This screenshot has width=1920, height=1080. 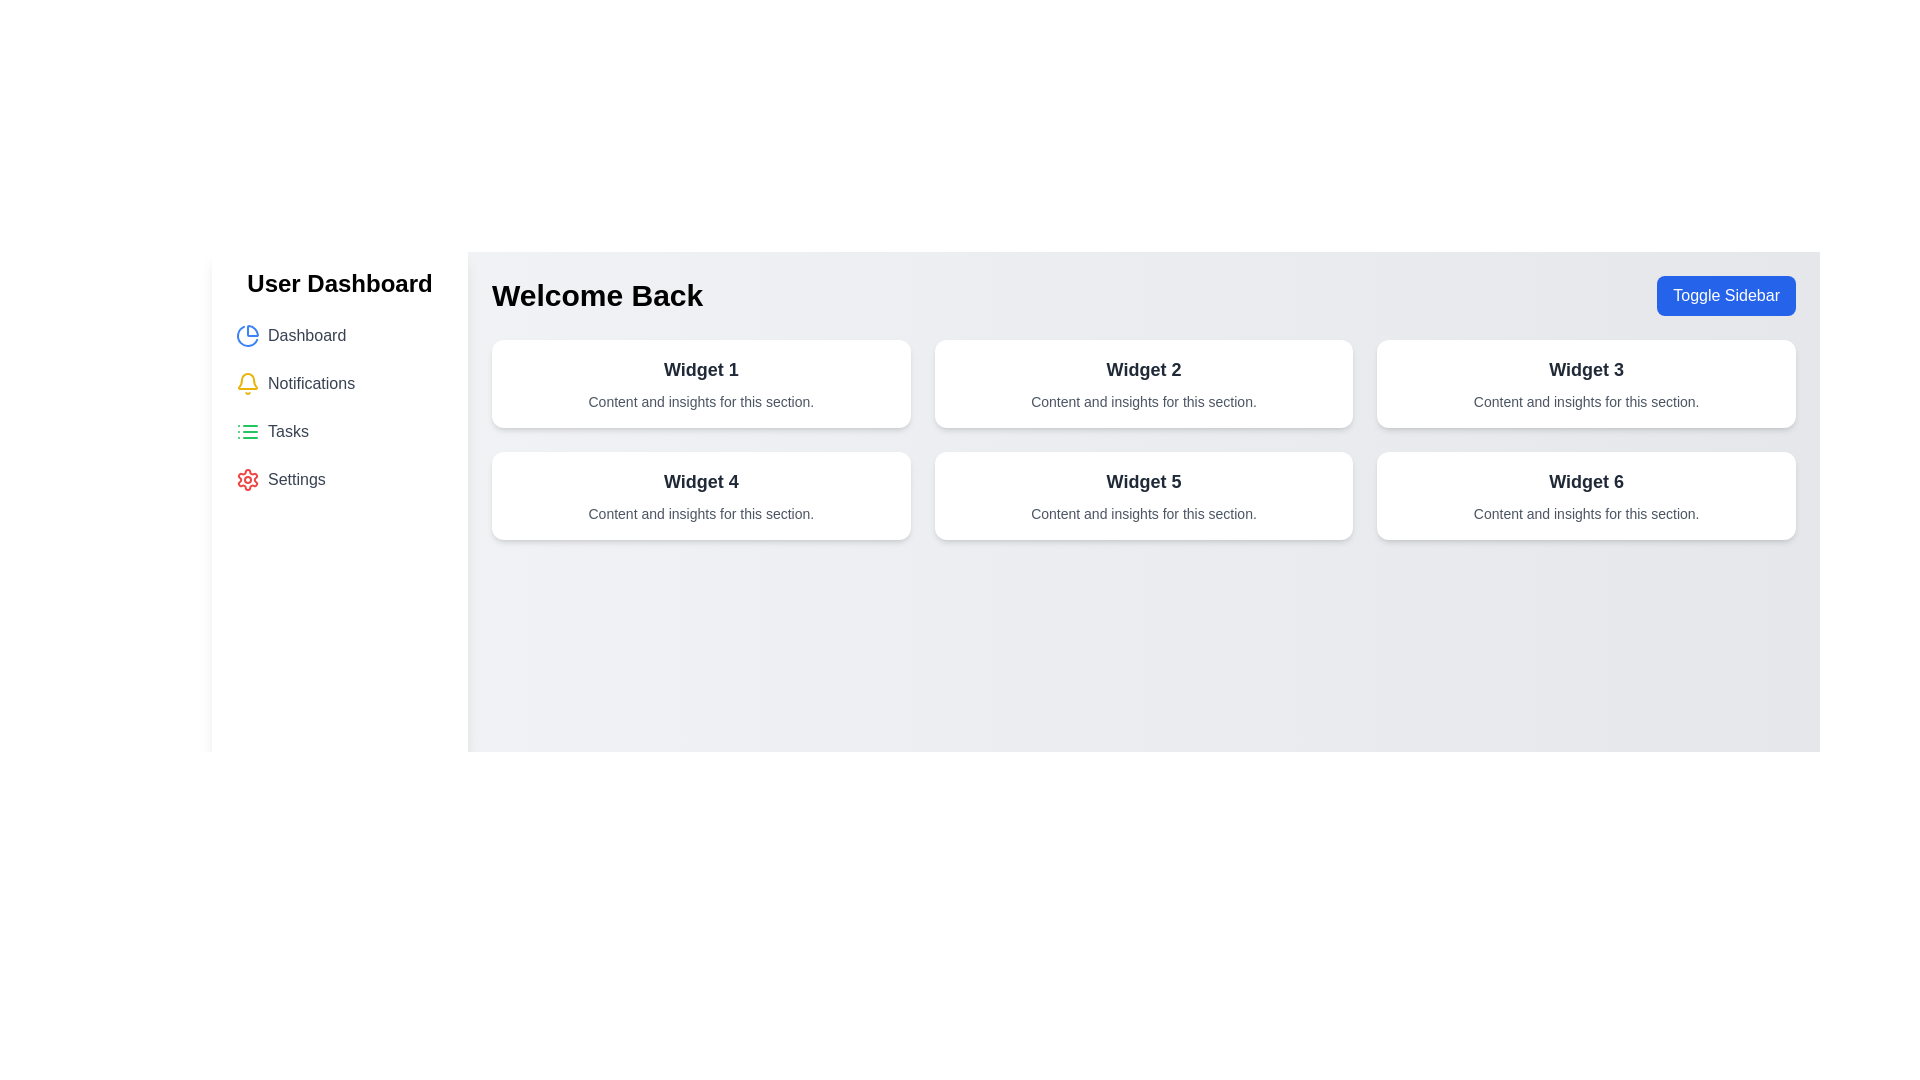 I want to click on the Card widget labeled 'Widget 5' with a white background and rounded corners, located at the bottom-right corner of the leftmost three-column group in the second row, so click(x=1143, y=495).